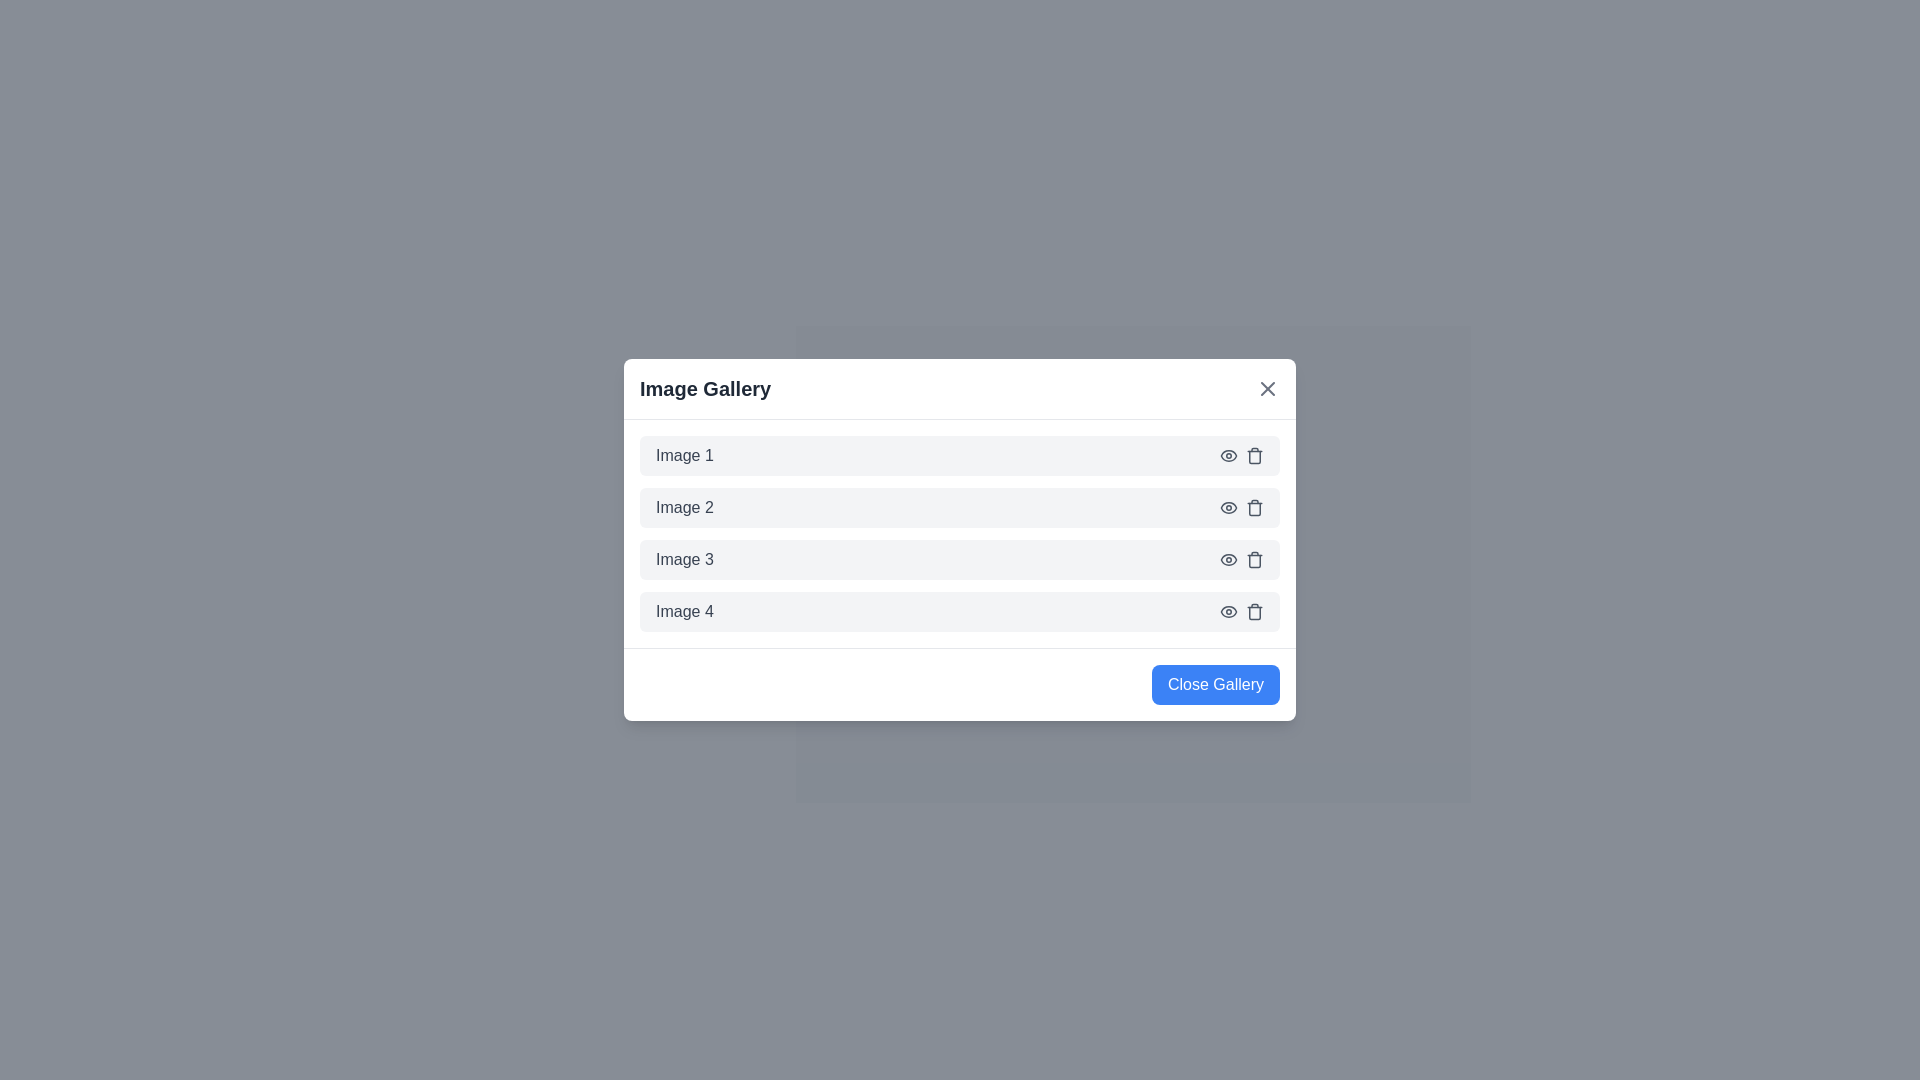  I want to click on the outer contour of the eye icon within the third row of the 'Image Gallery' modal dialog box, which indicates visibility toggle, so click(1227, 559).